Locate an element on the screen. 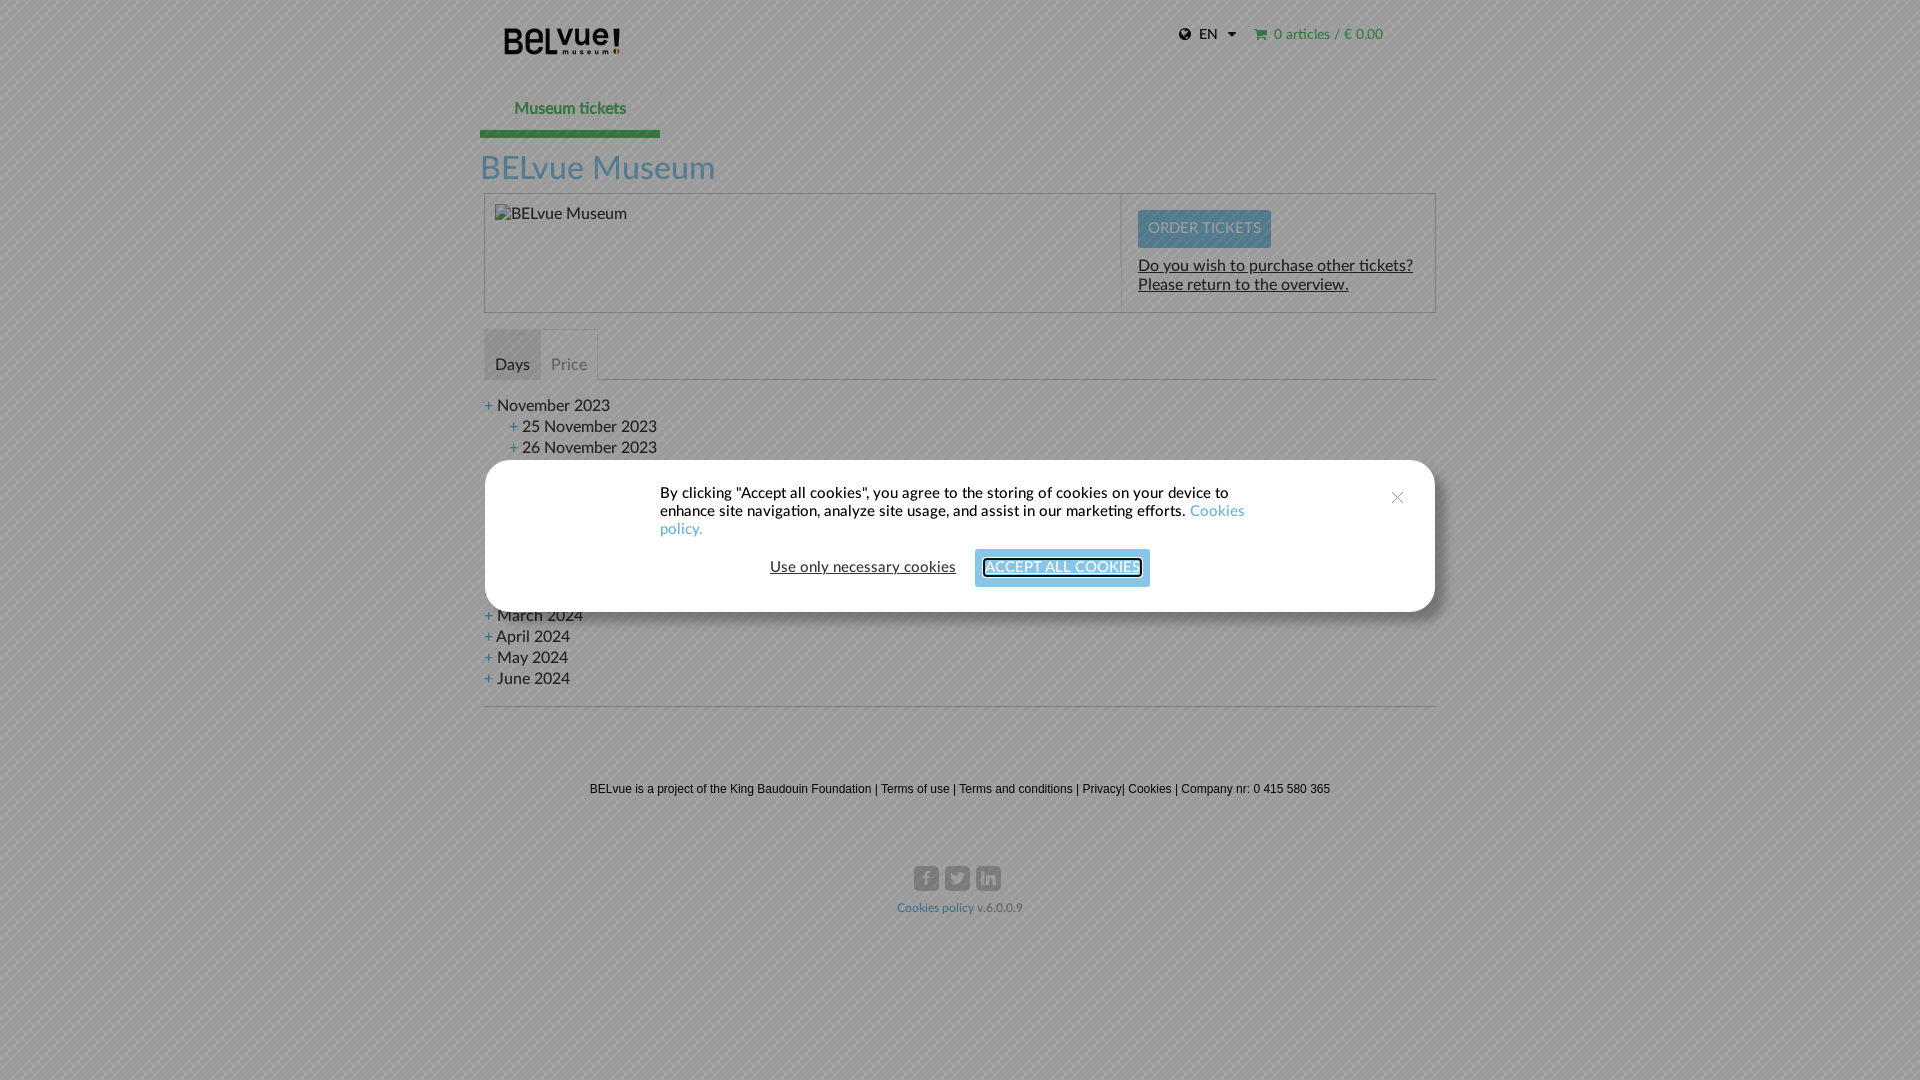 The image size is (1920, 1080). '+' is located at coordinates (488, 636).